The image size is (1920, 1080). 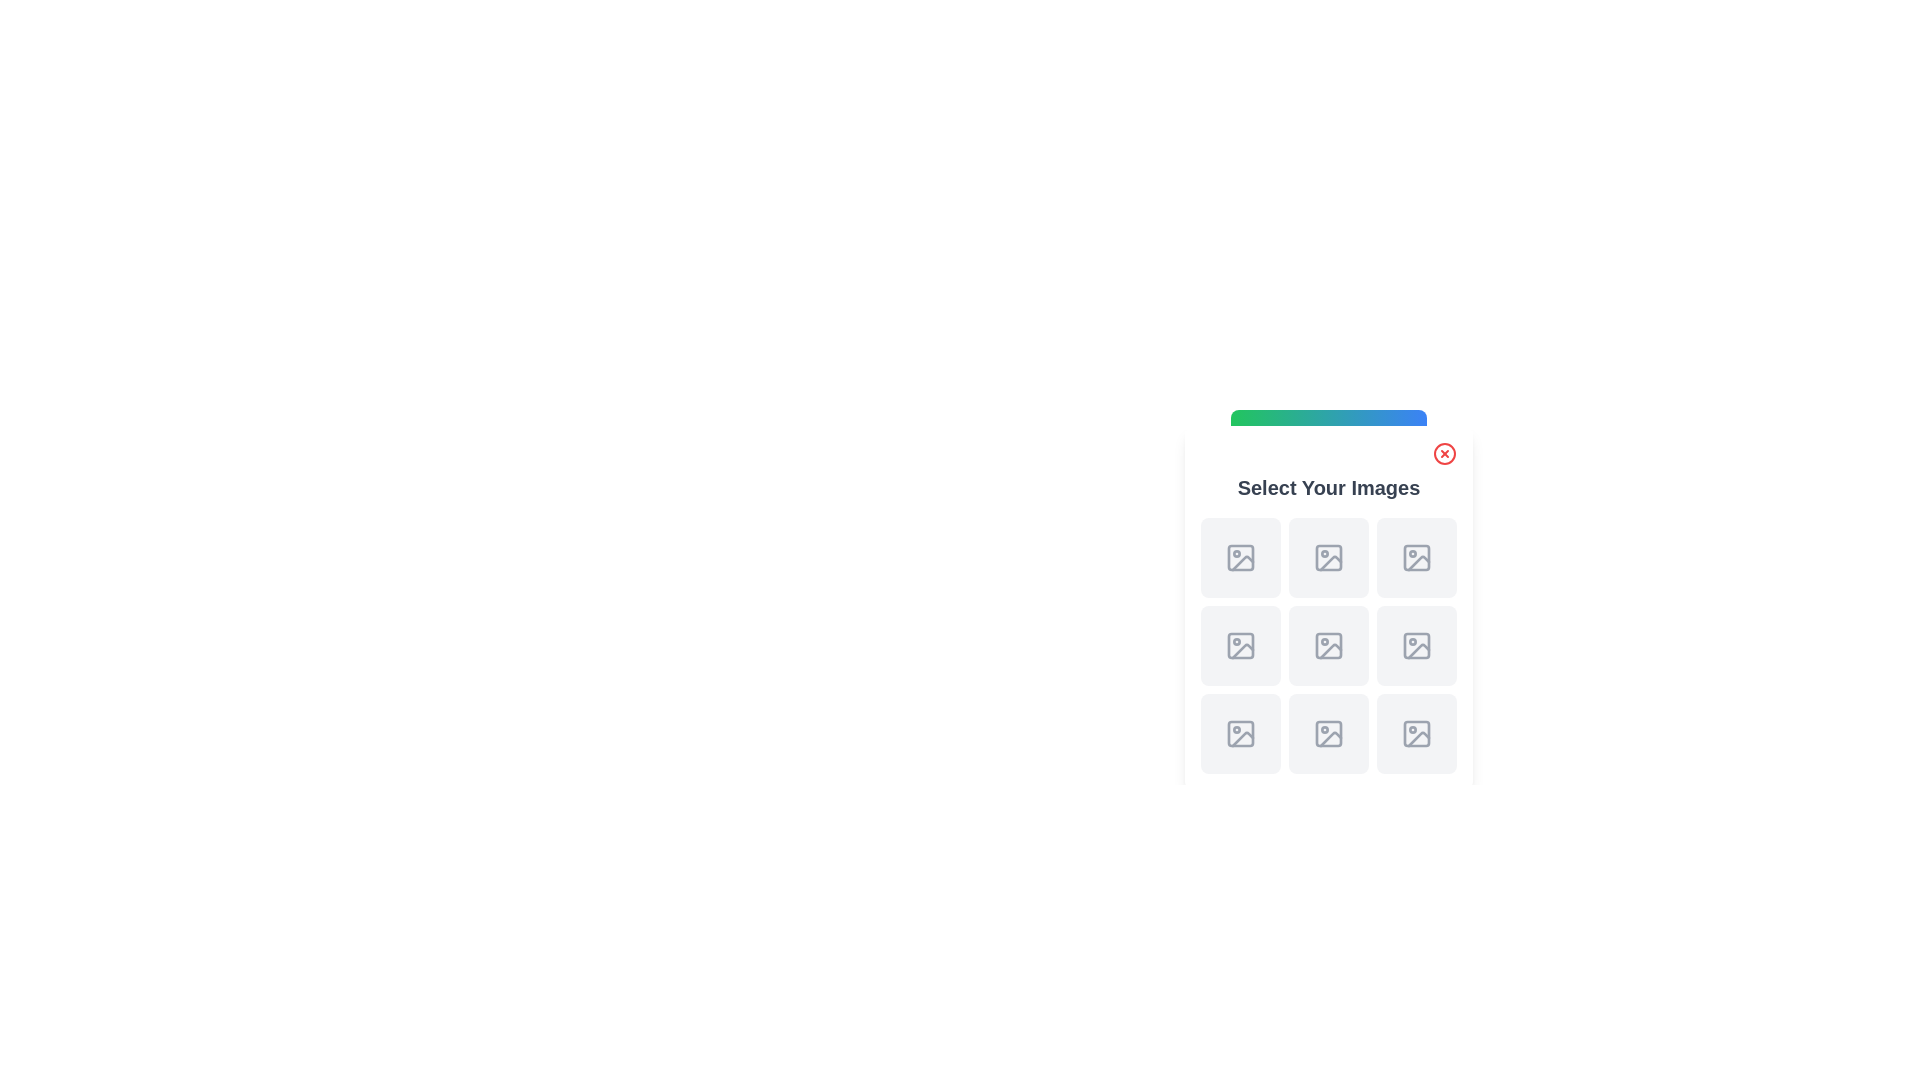 I want to click on the interactive button or icon placeholder located in the bottom right corner of the 3x3 grid layout, so click(x=1415, y=645).